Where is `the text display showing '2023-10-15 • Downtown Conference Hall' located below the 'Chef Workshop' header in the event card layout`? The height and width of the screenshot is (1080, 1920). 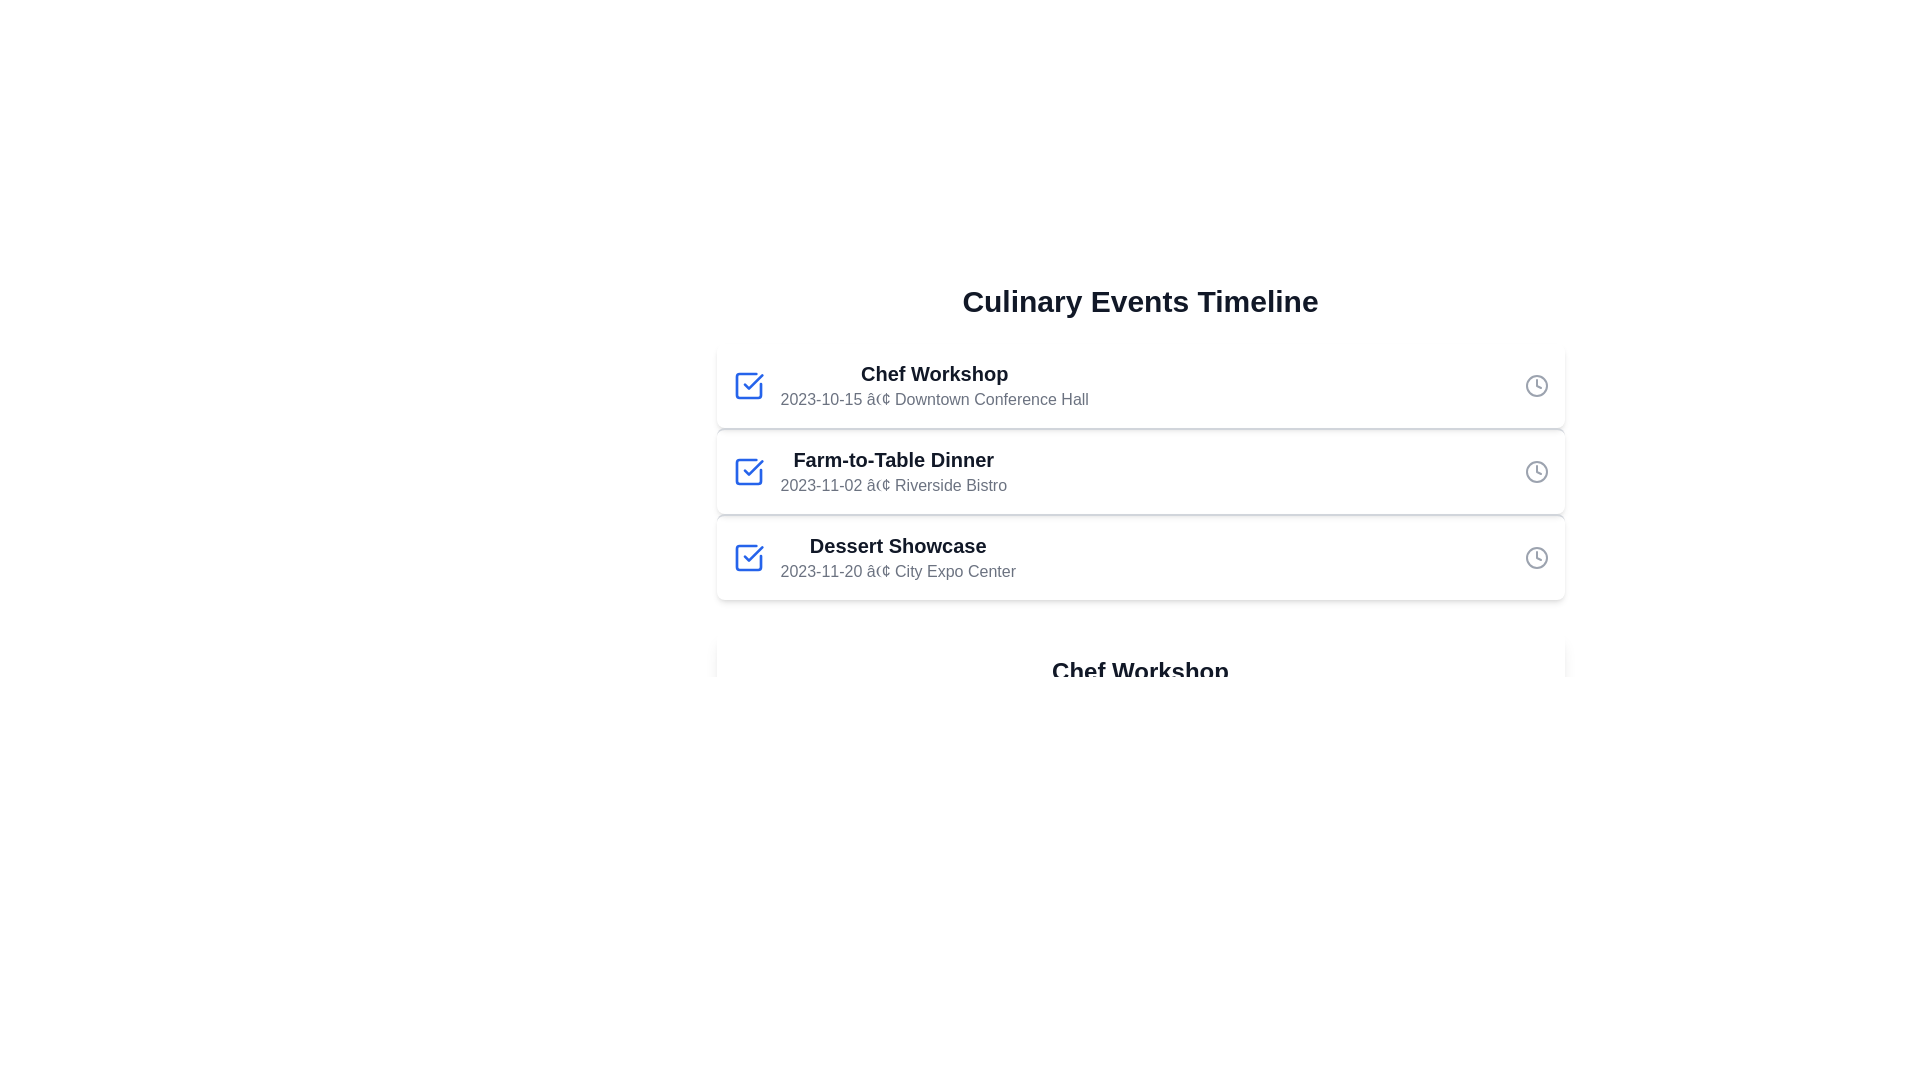
the text display showing '2023-10-15 • Downtown Conference Hall' located below the 'Chef Workshop' header in the event card layout is located at coordinates (933, 400).